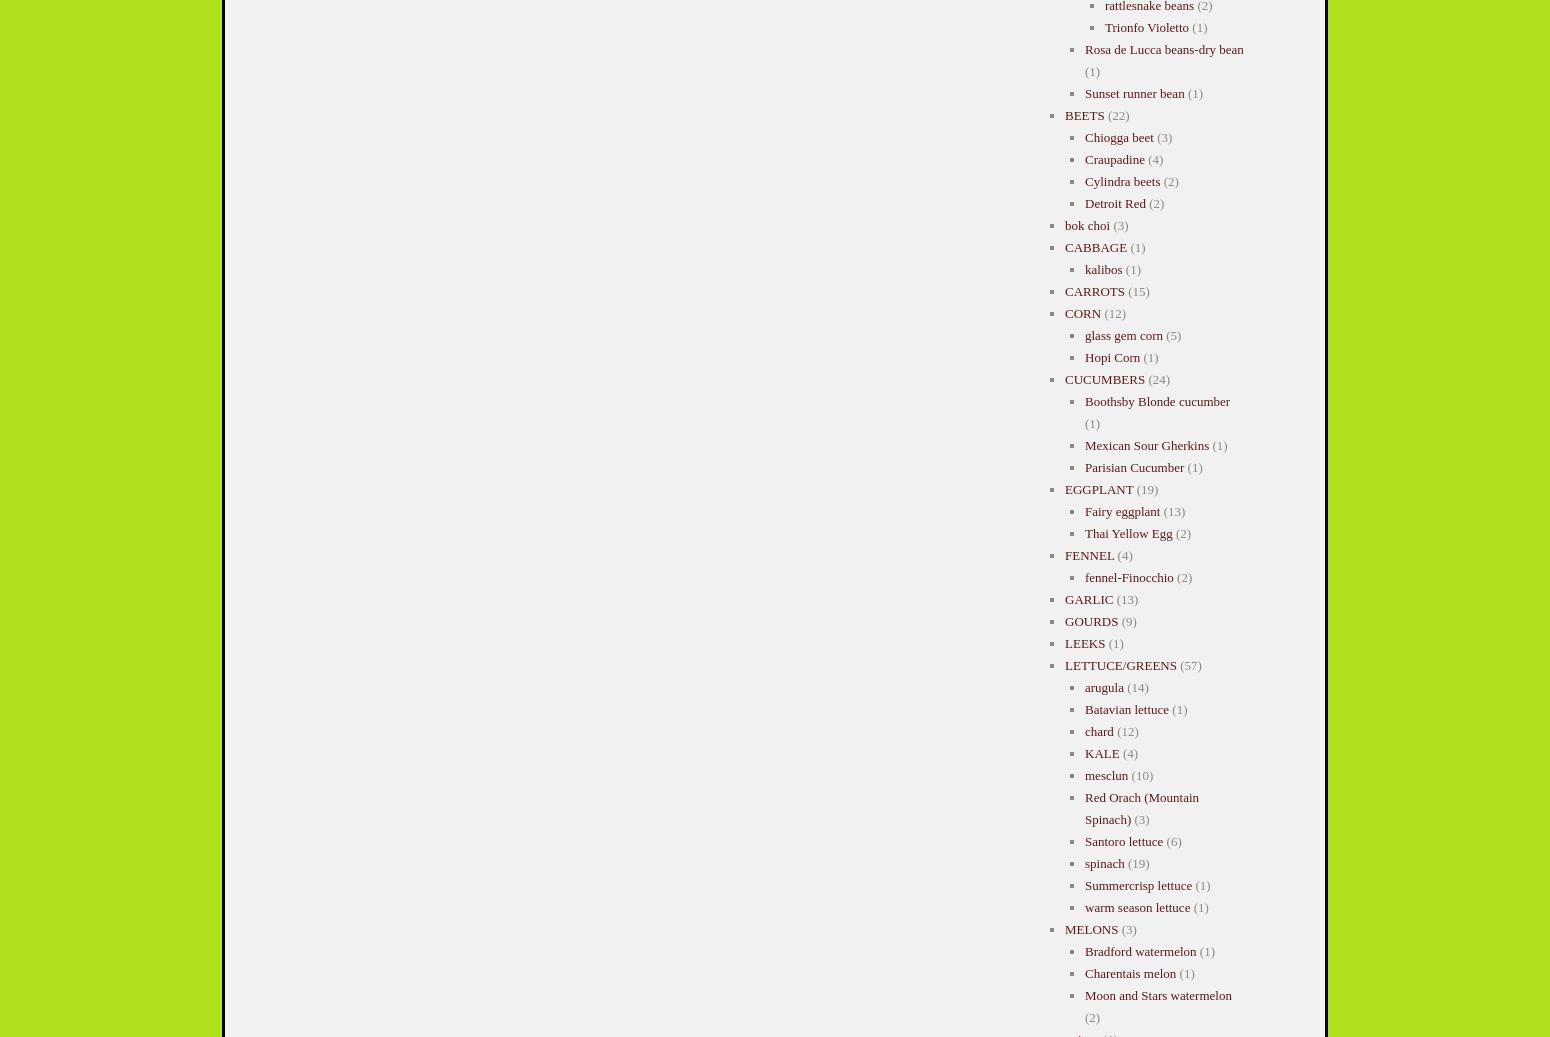 The width and height of the screenshot is (1550, 1037). I want to click on 'CARROTS', so click(1093, 290).